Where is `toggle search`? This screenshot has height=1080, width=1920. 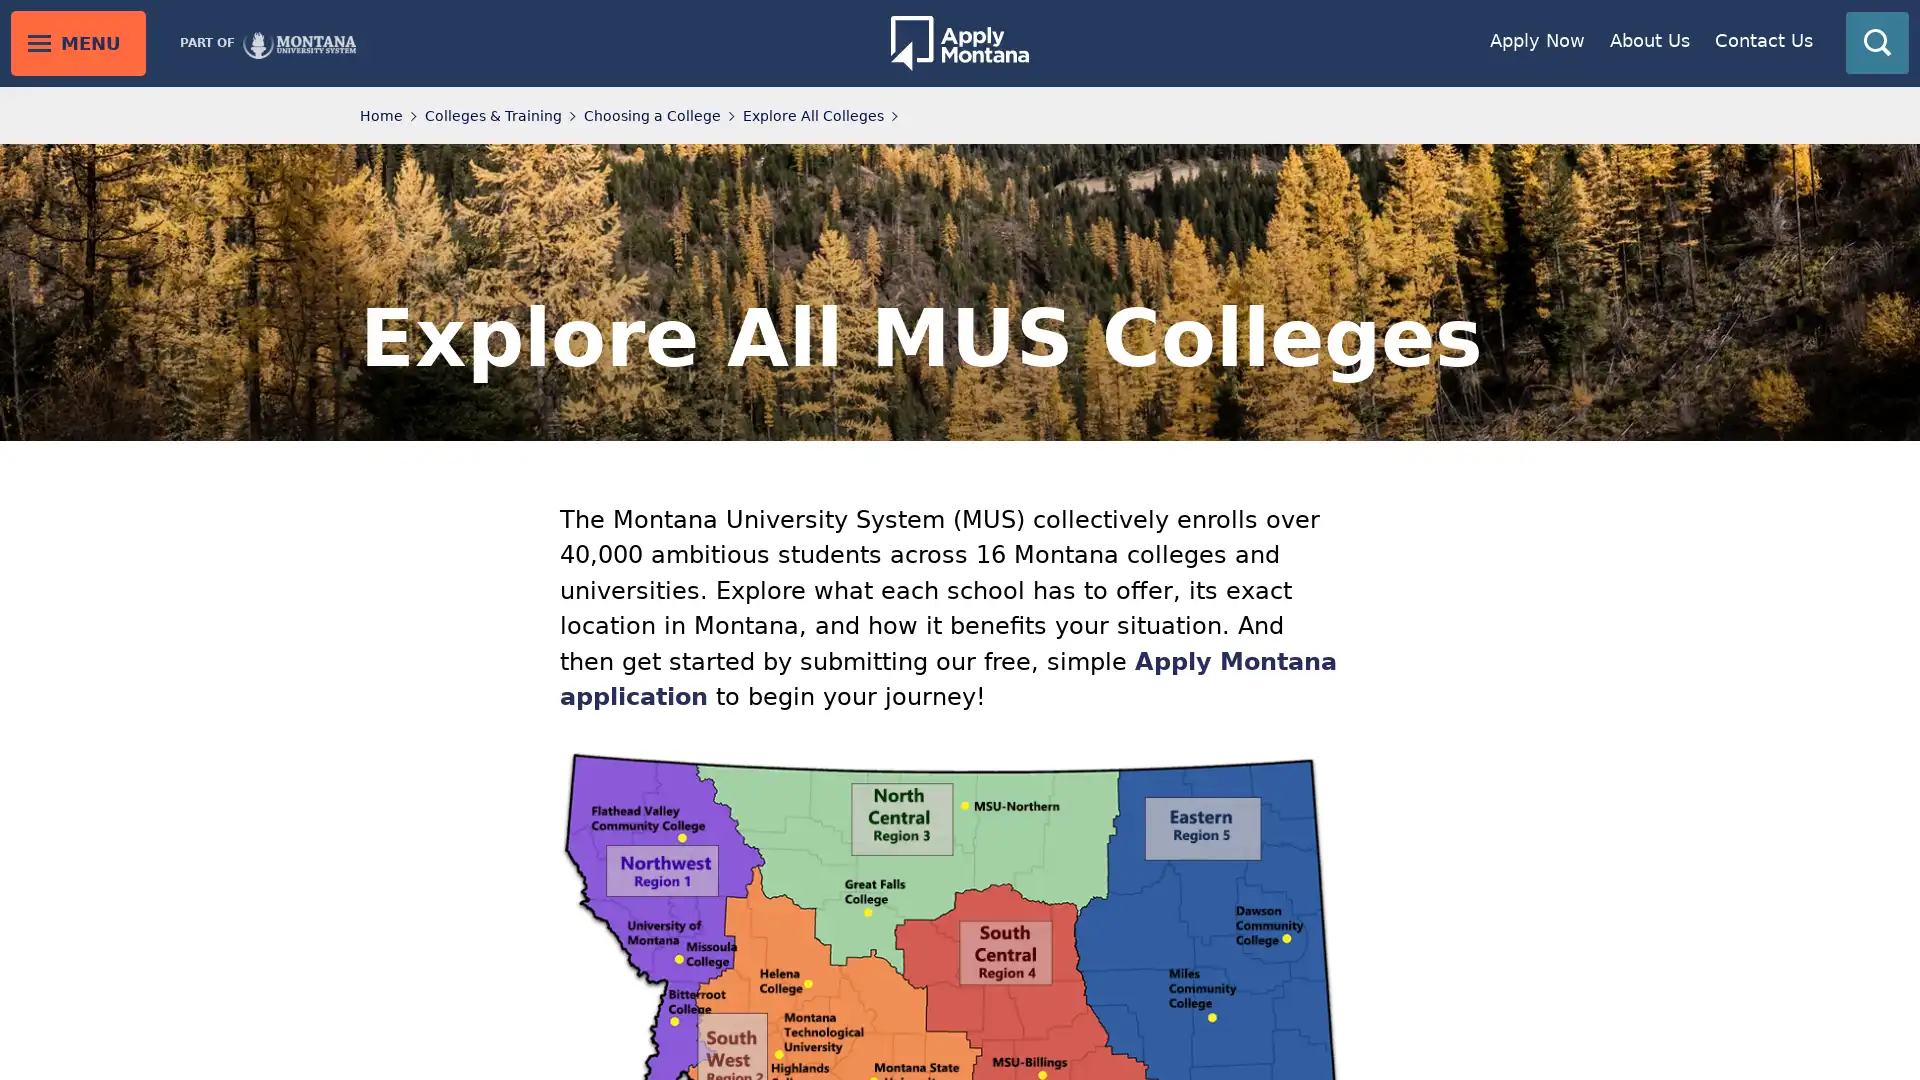
toggle search is located at coordinates (1876, 42).